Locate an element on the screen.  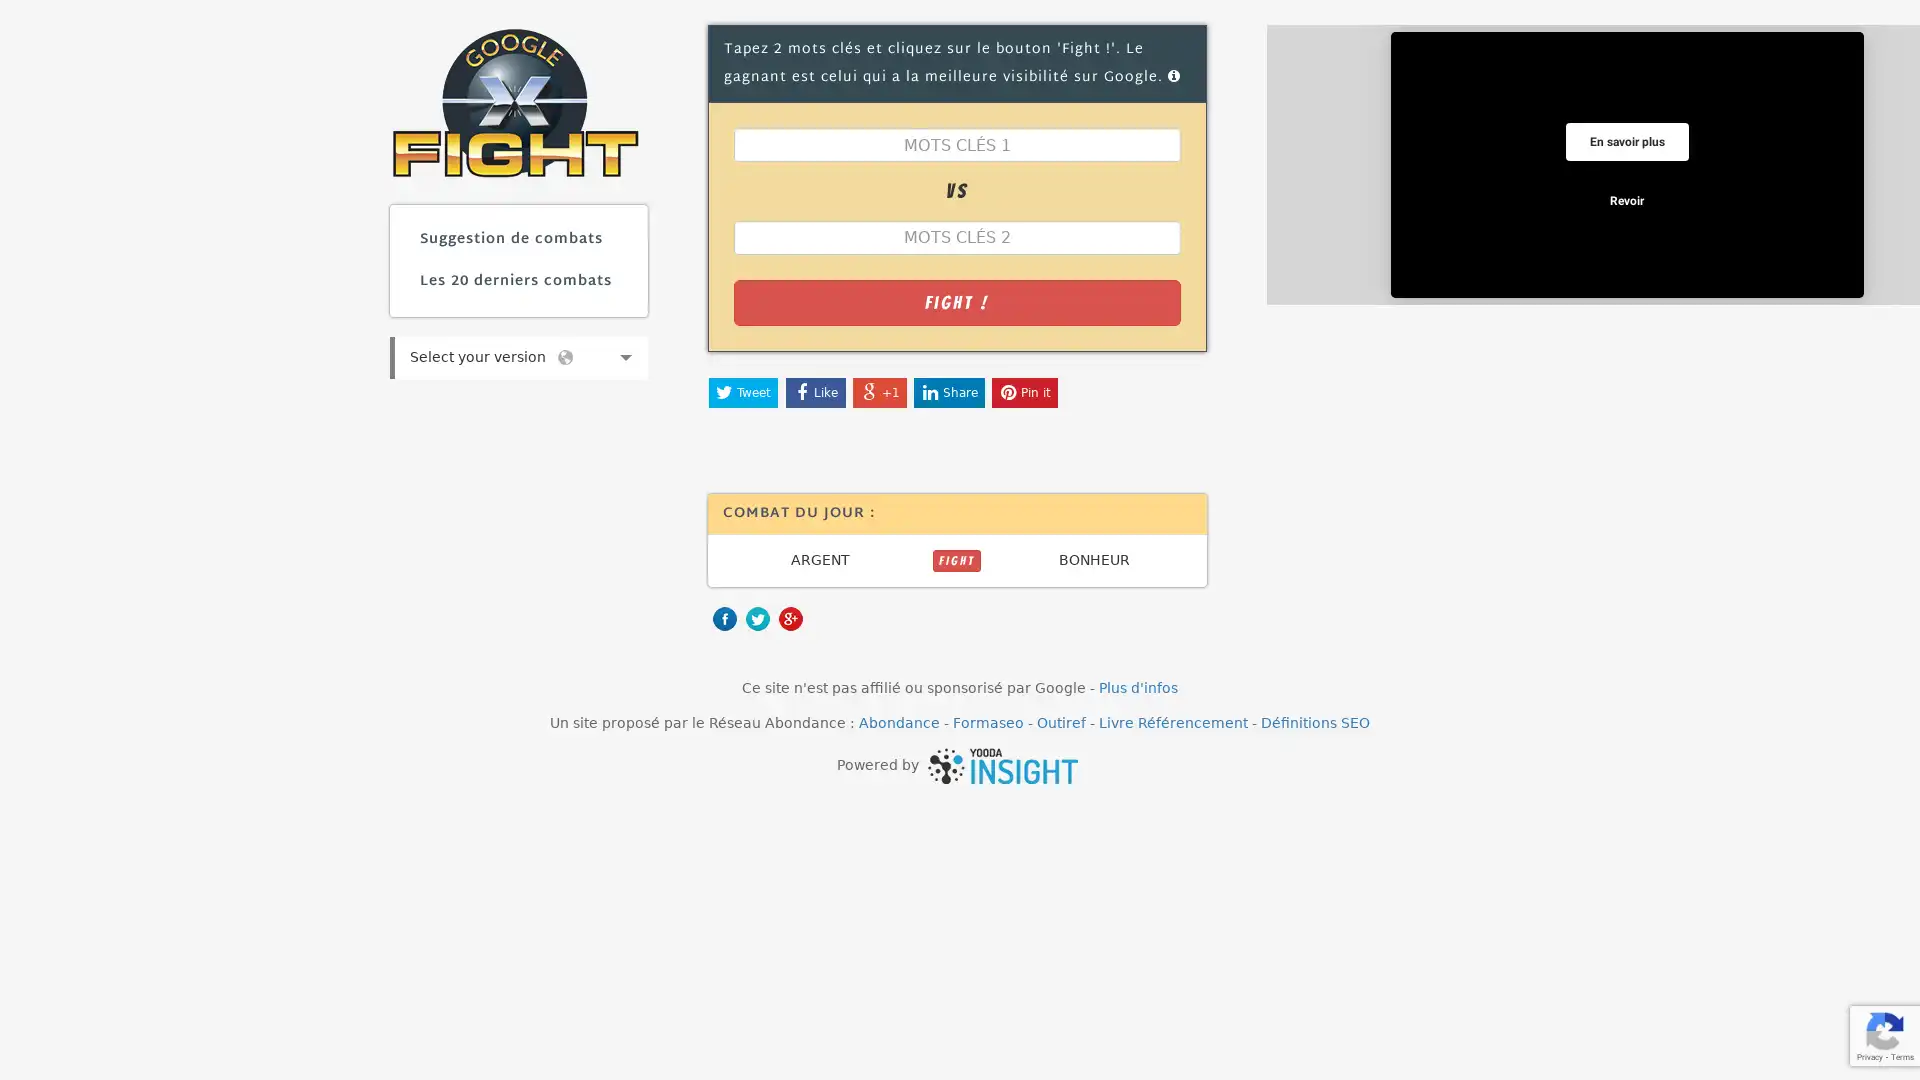
FIGHT is located at coordinates (955, 559).